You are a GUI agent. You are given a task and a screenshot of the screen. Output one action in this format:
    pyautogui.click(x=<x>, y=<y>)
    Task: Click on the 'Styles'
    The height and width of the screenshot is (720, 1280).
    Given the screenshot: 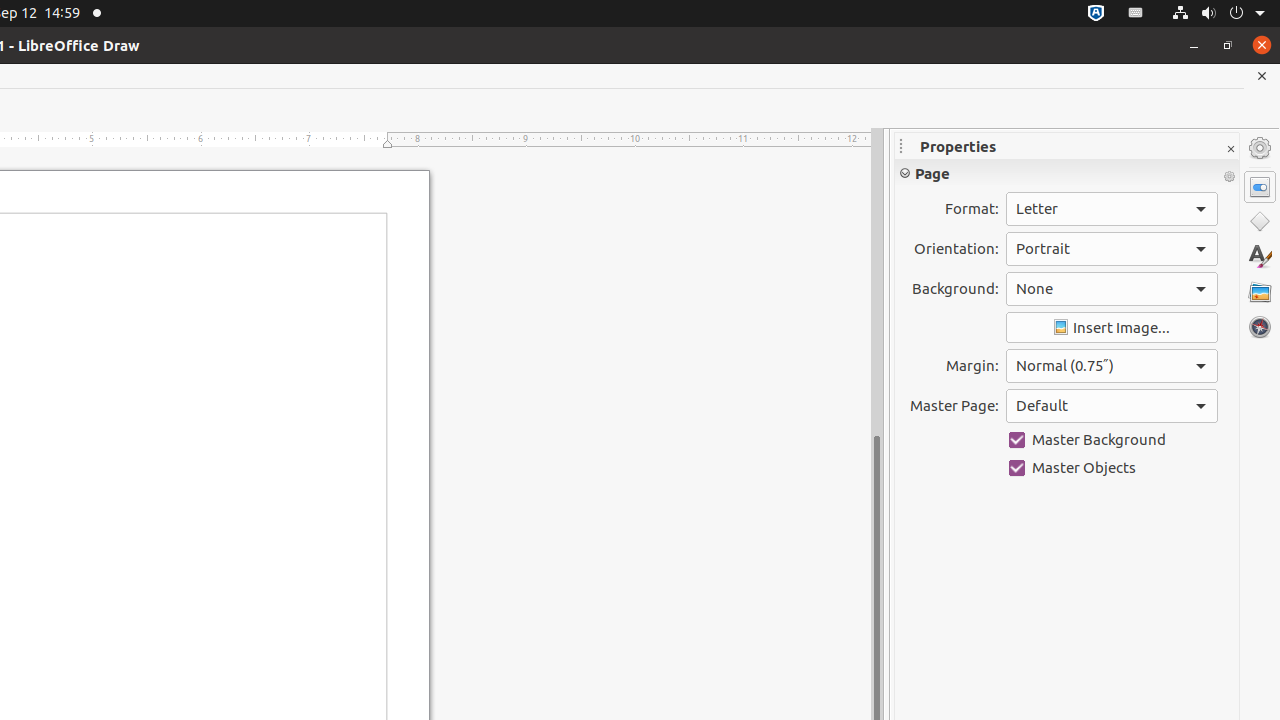 What is the action you would take?
    pyautogui.click(x=1259, y=255)
    